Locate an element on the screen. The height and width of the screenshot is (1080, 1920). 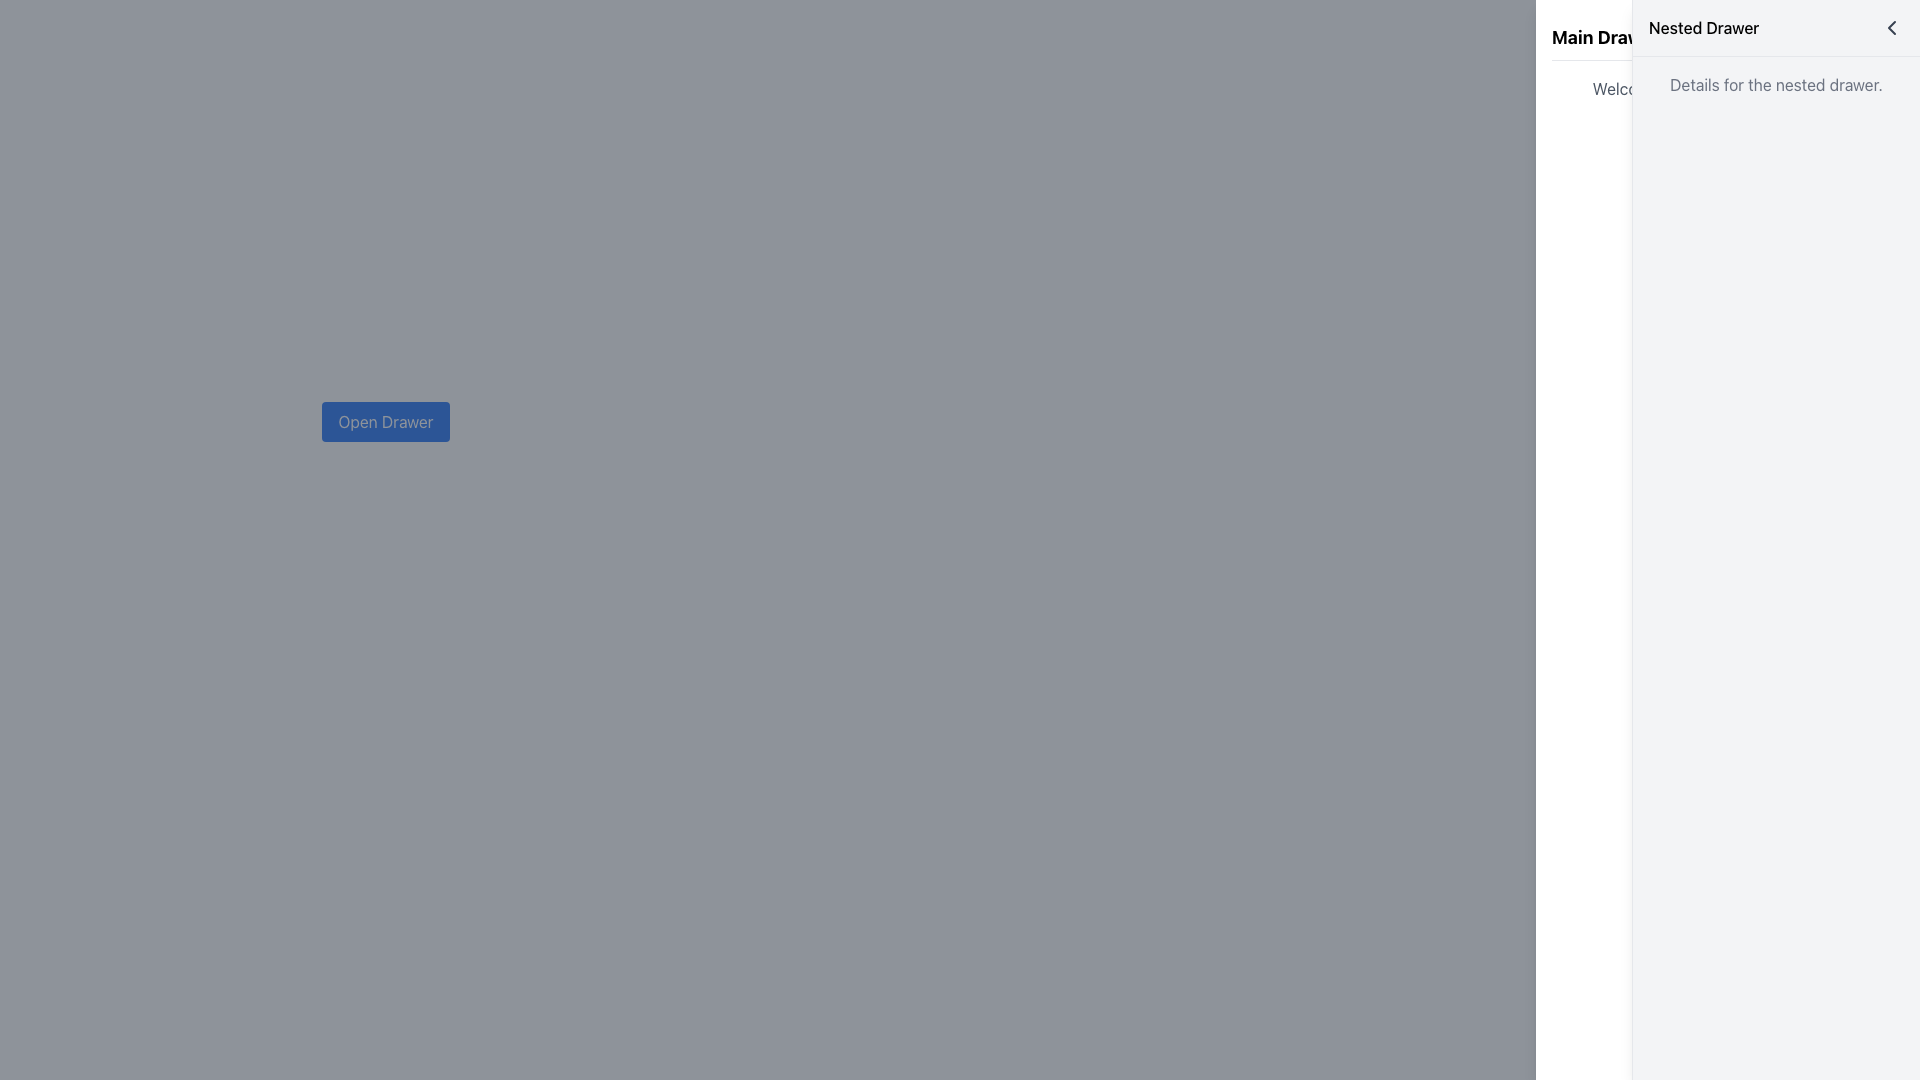
the chevron-left SVG icon representing the back action located in the header bar of the nested drawer is located at coordinates (1890, 27).